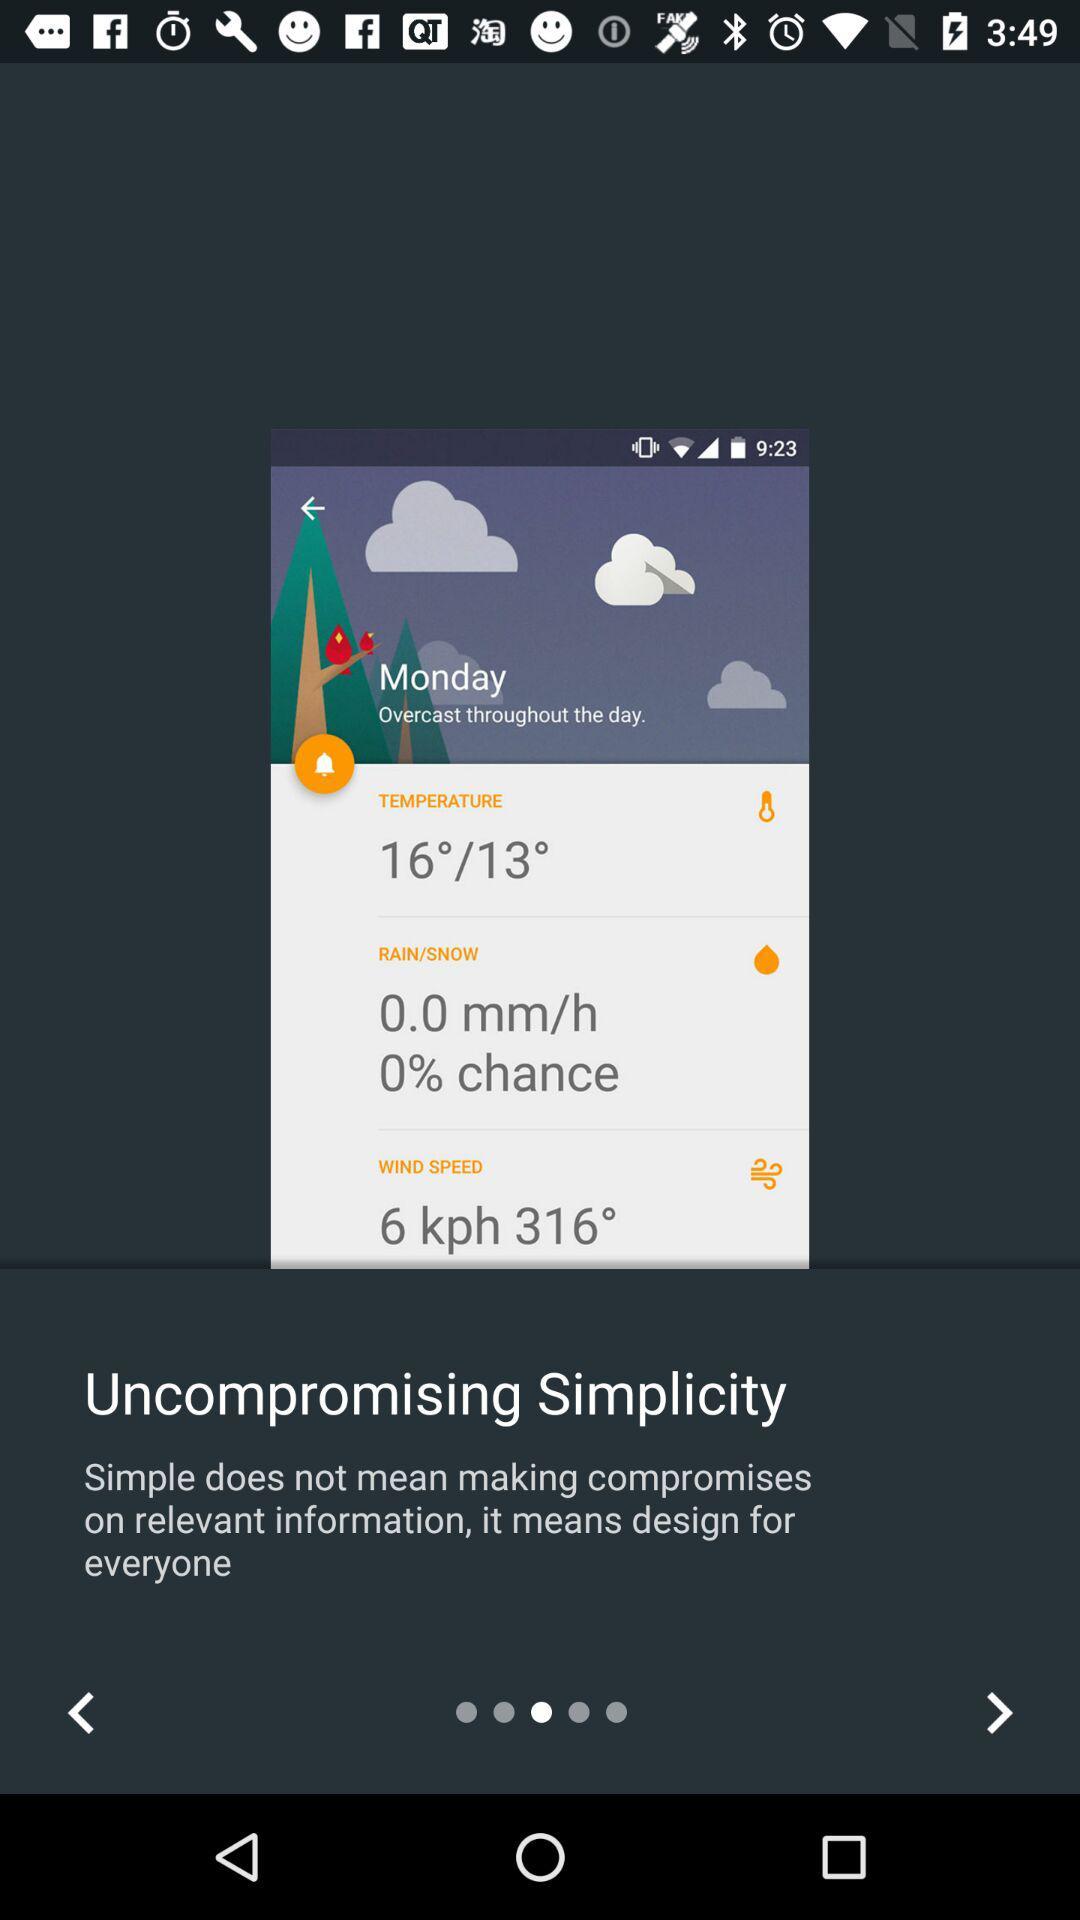 The height and width of the screenshot is (1920, 1080). What do you see at coordinates (80, 1711) in the screenshot?
I see `item below the simple does not item` at bounding box center [80, 1711].